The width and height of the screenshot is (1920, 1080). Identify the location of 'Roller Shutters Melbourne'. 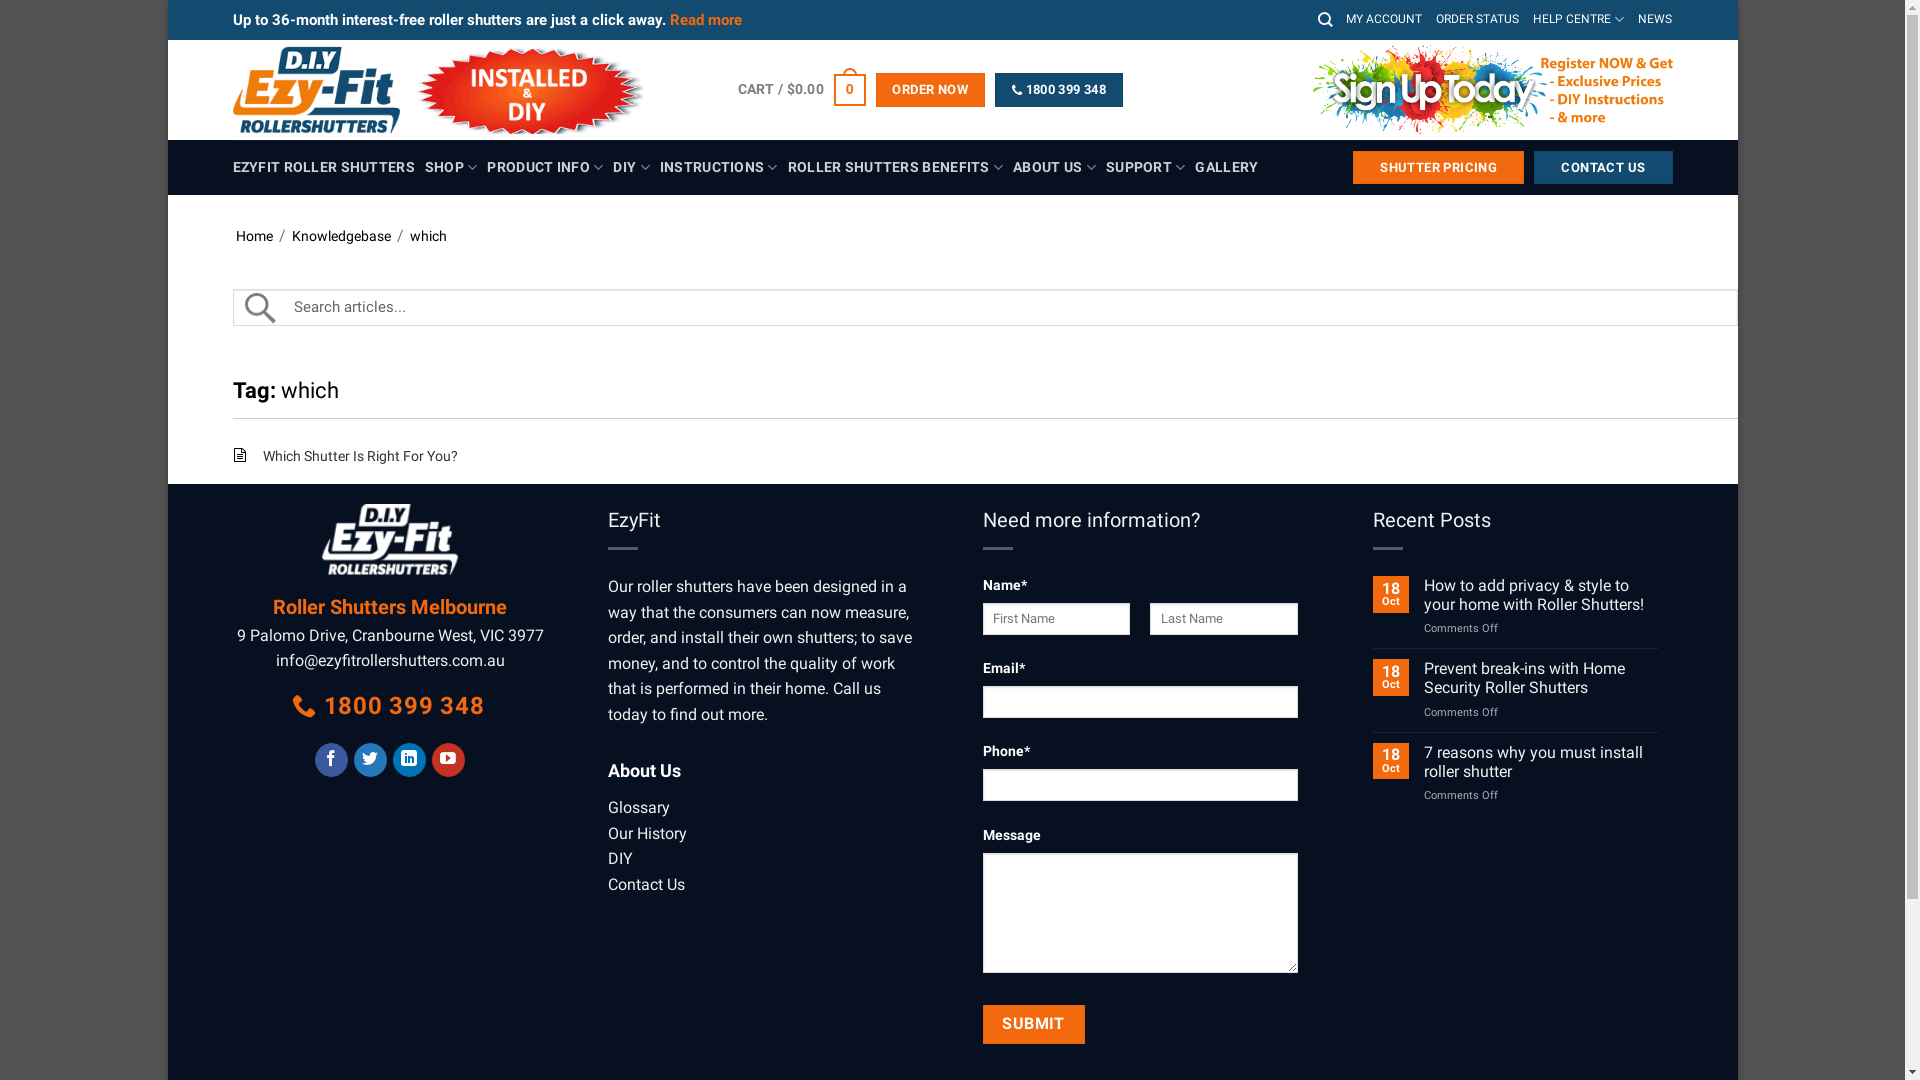
(389, 605).